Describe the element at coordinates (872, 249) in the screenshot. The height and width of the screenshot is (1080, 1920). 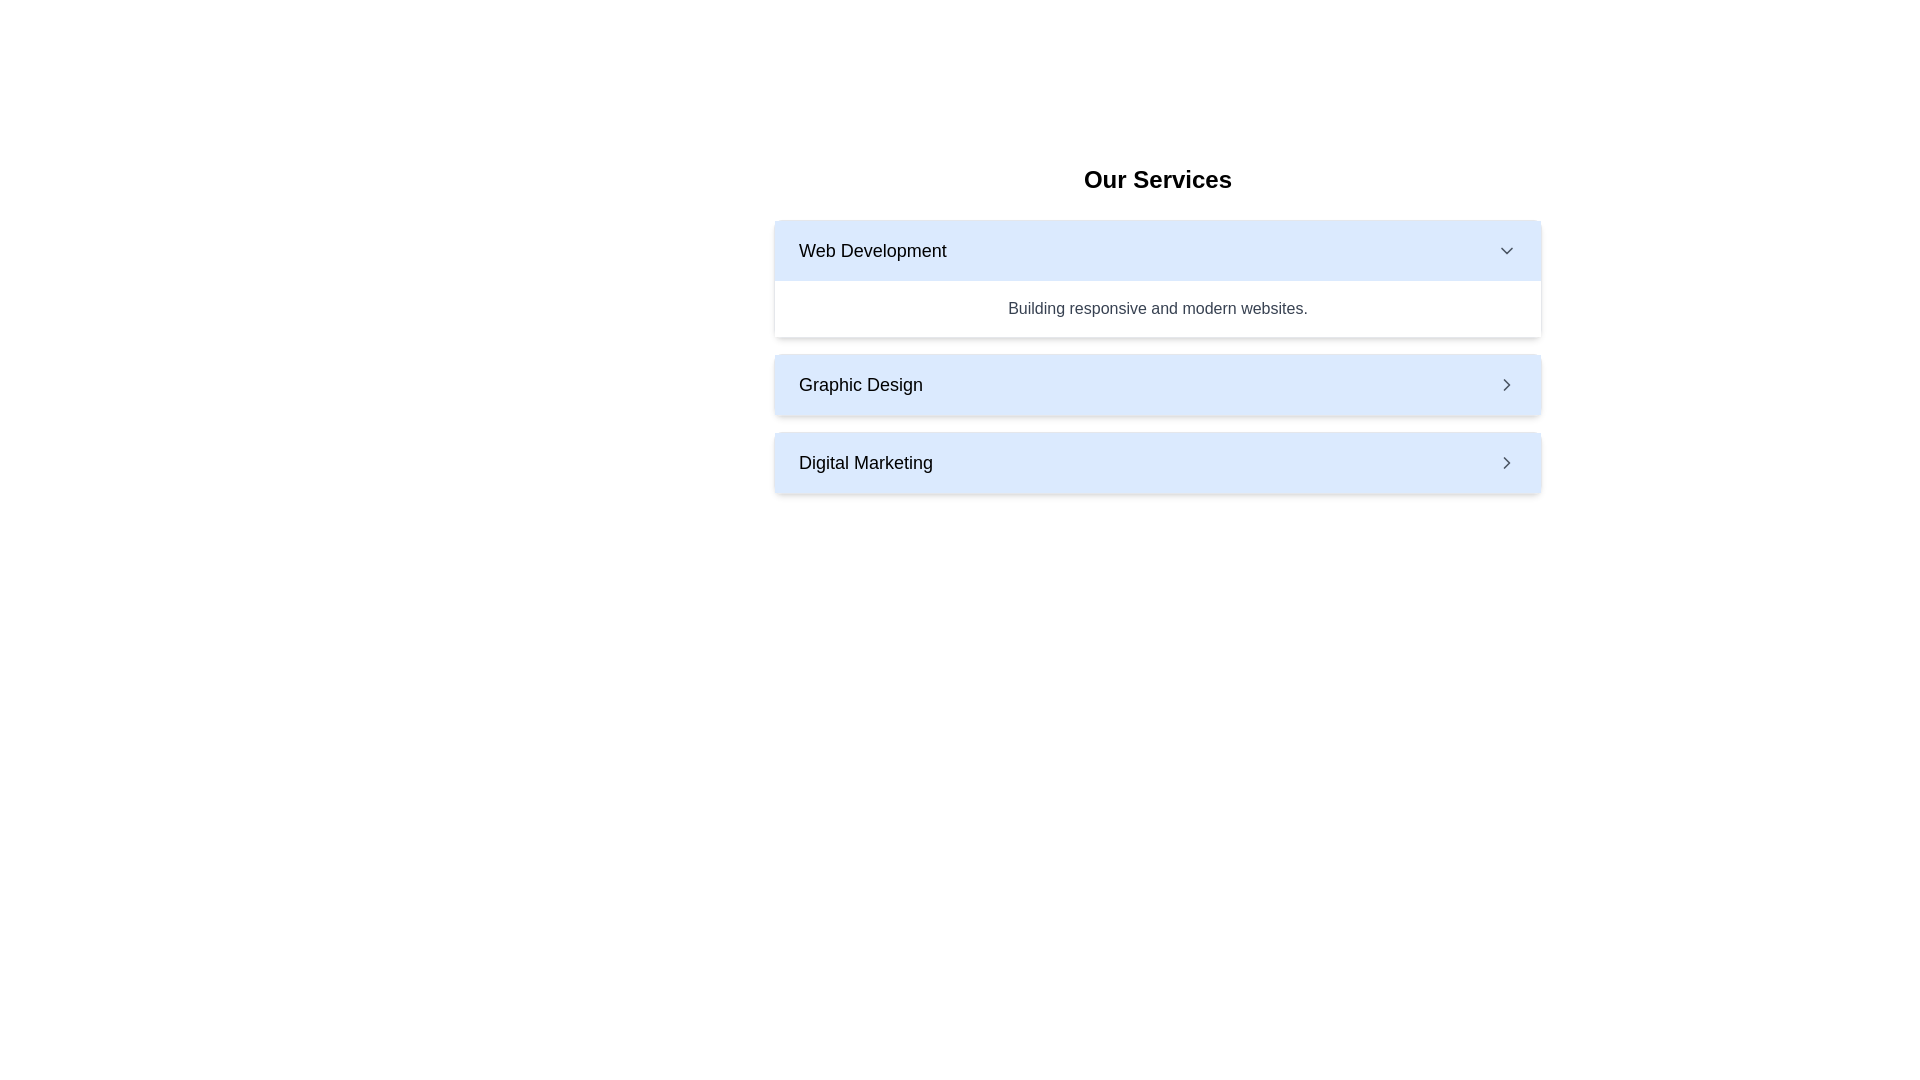
I see `the text label that displays 'Web Development' styled in a large black font, located at the top-left corner of a light blue rectangular section` at that location.